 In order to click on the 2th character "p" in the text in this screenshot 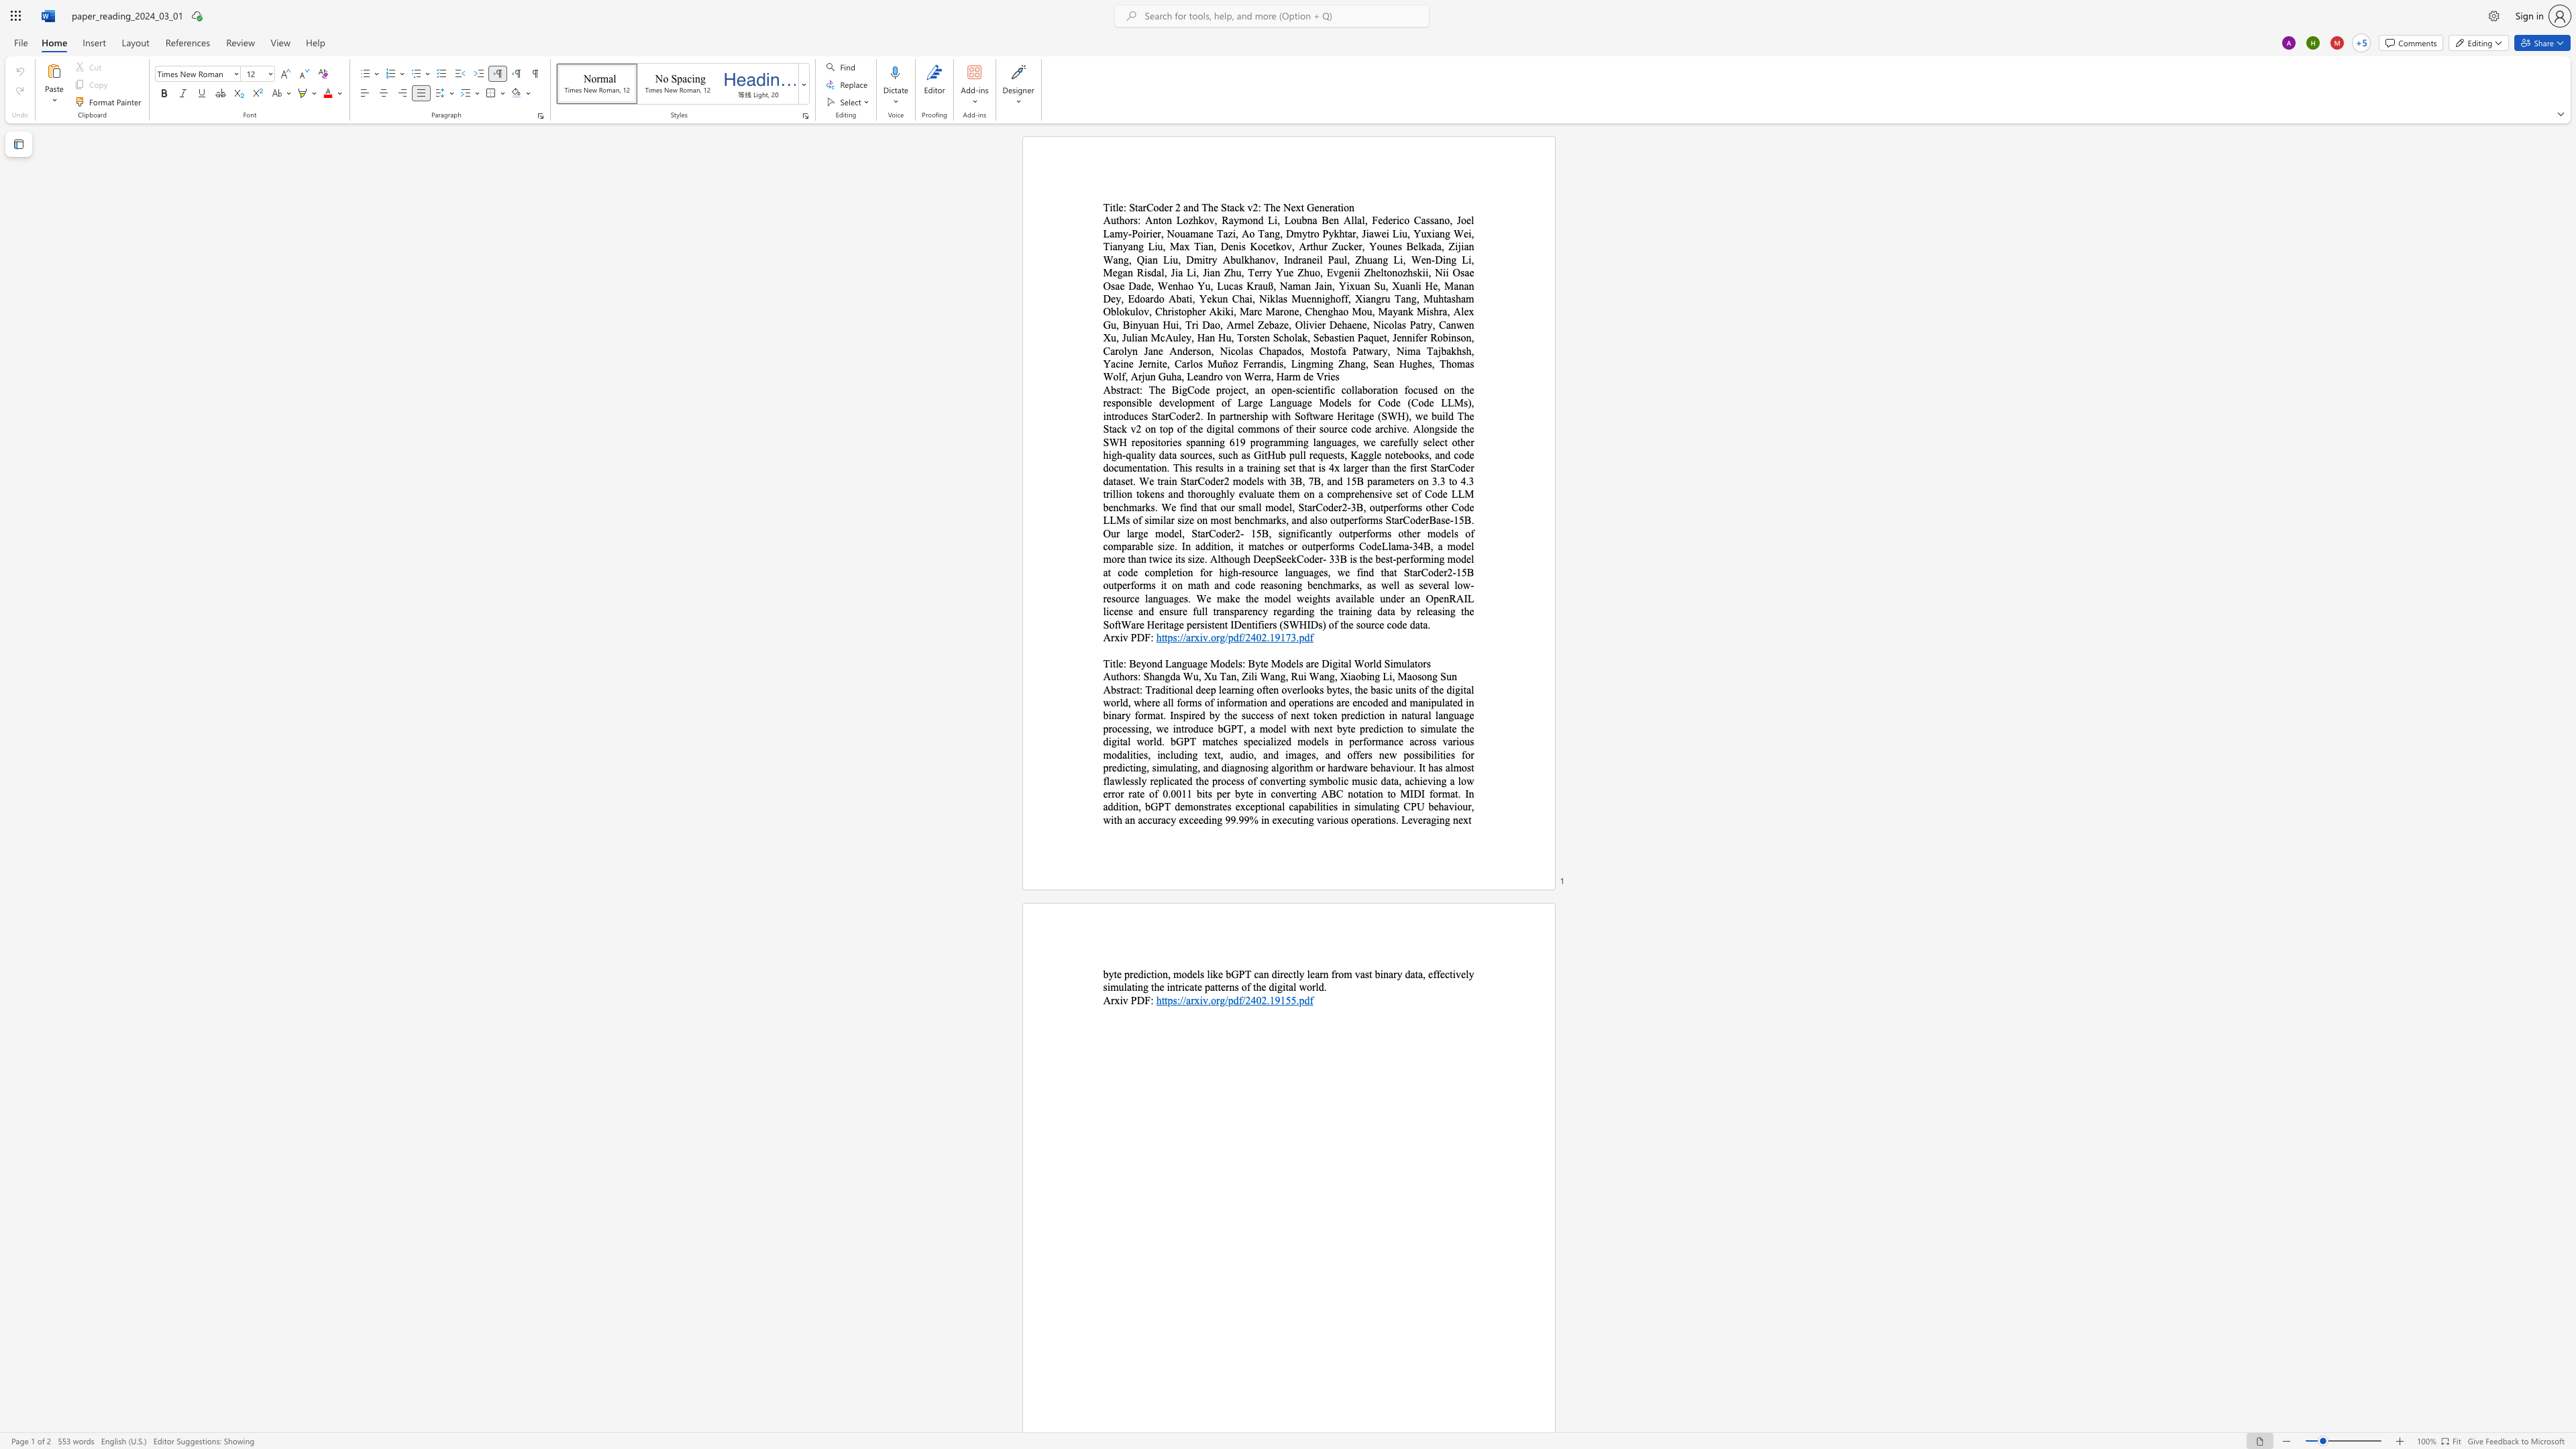, I will do `click(1230, 636)`.